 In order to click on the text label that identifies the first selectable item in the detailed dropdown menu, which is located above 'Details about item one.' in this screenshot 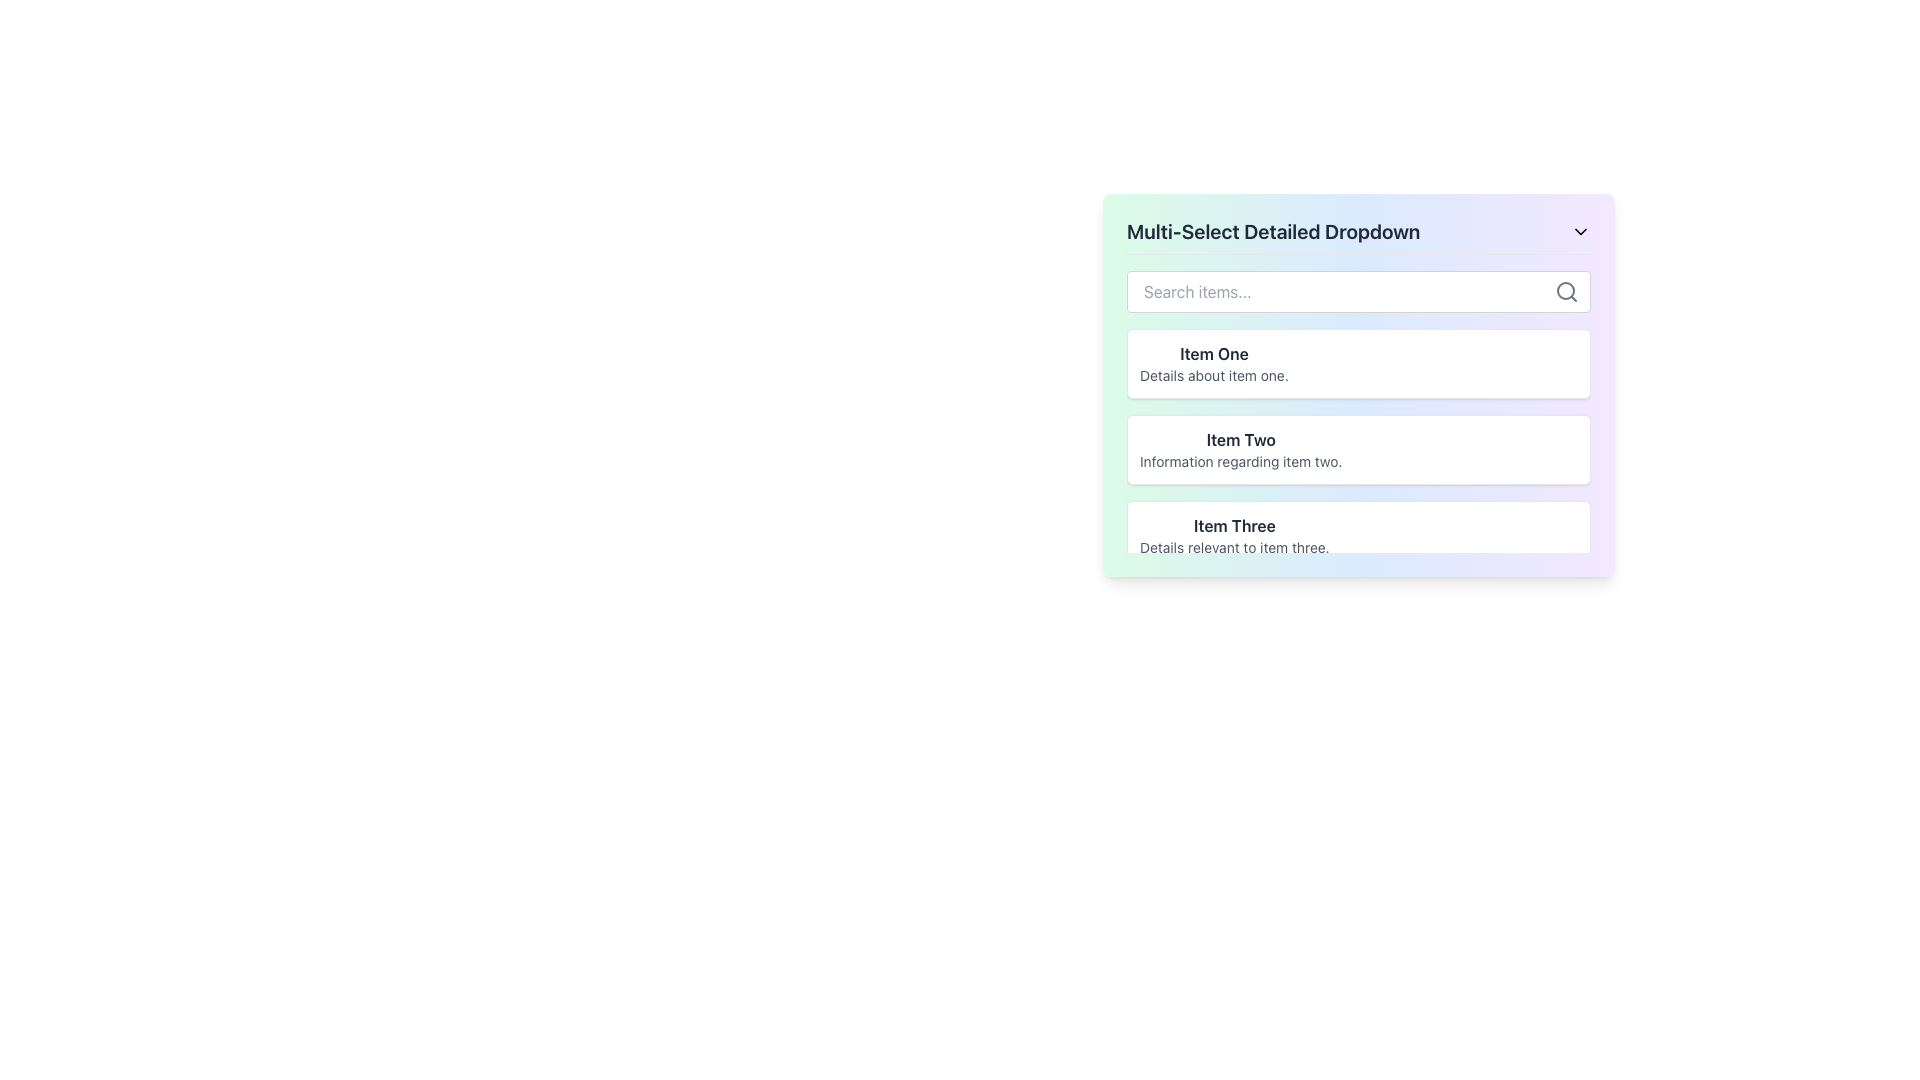, I will do `click(1213, 353)`.